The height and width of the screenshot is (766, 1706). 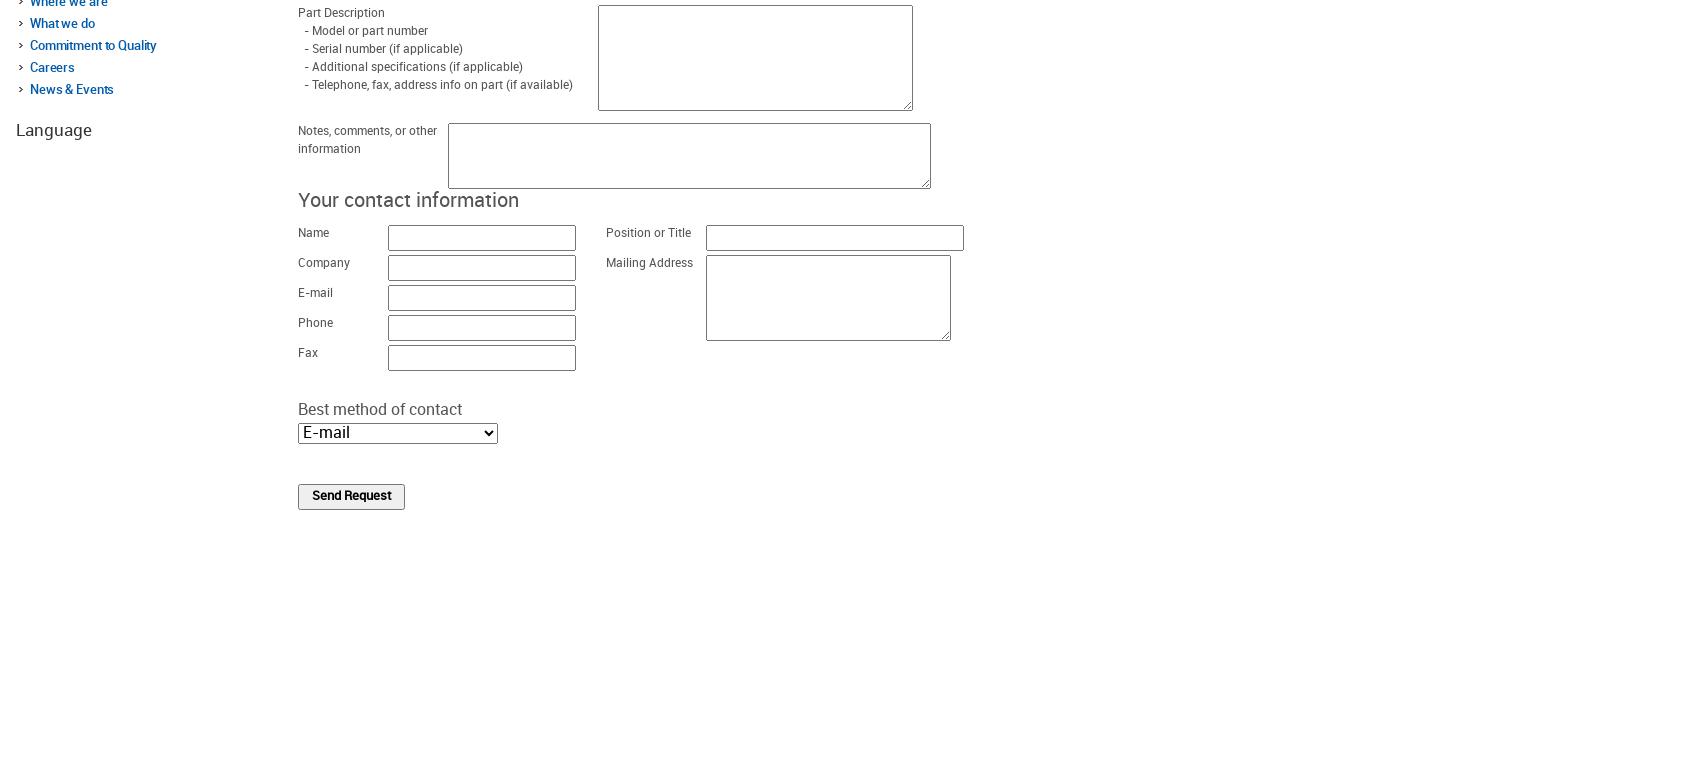 What do you see at coordinates (61, 21) in the screenshot?
I see `'What we do'` at bounding box center [61, 21].